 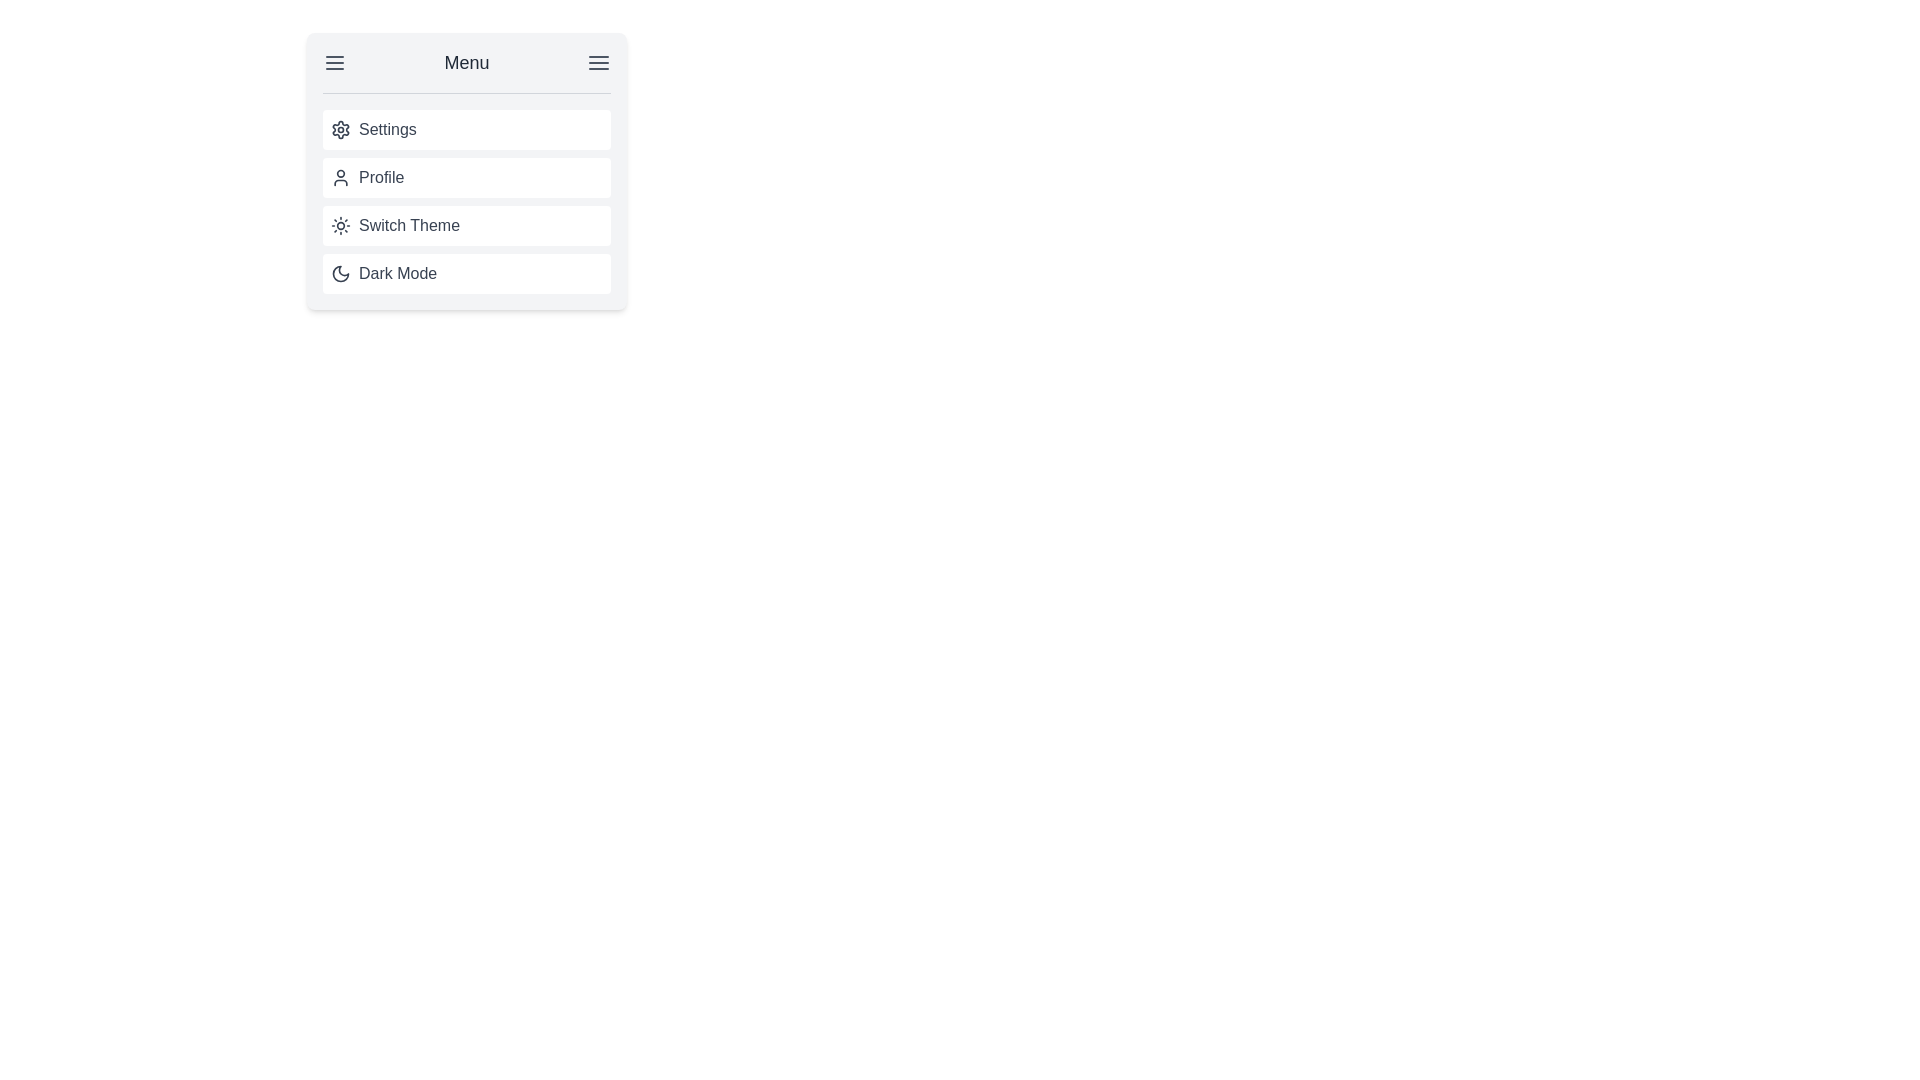 What do you see at coordinates (398, 273) in the screenshot?
I see `the text label that describes the function of the dark mode toggle in the fourth position of the vertical menu item list` at bounding box center [398, 273].